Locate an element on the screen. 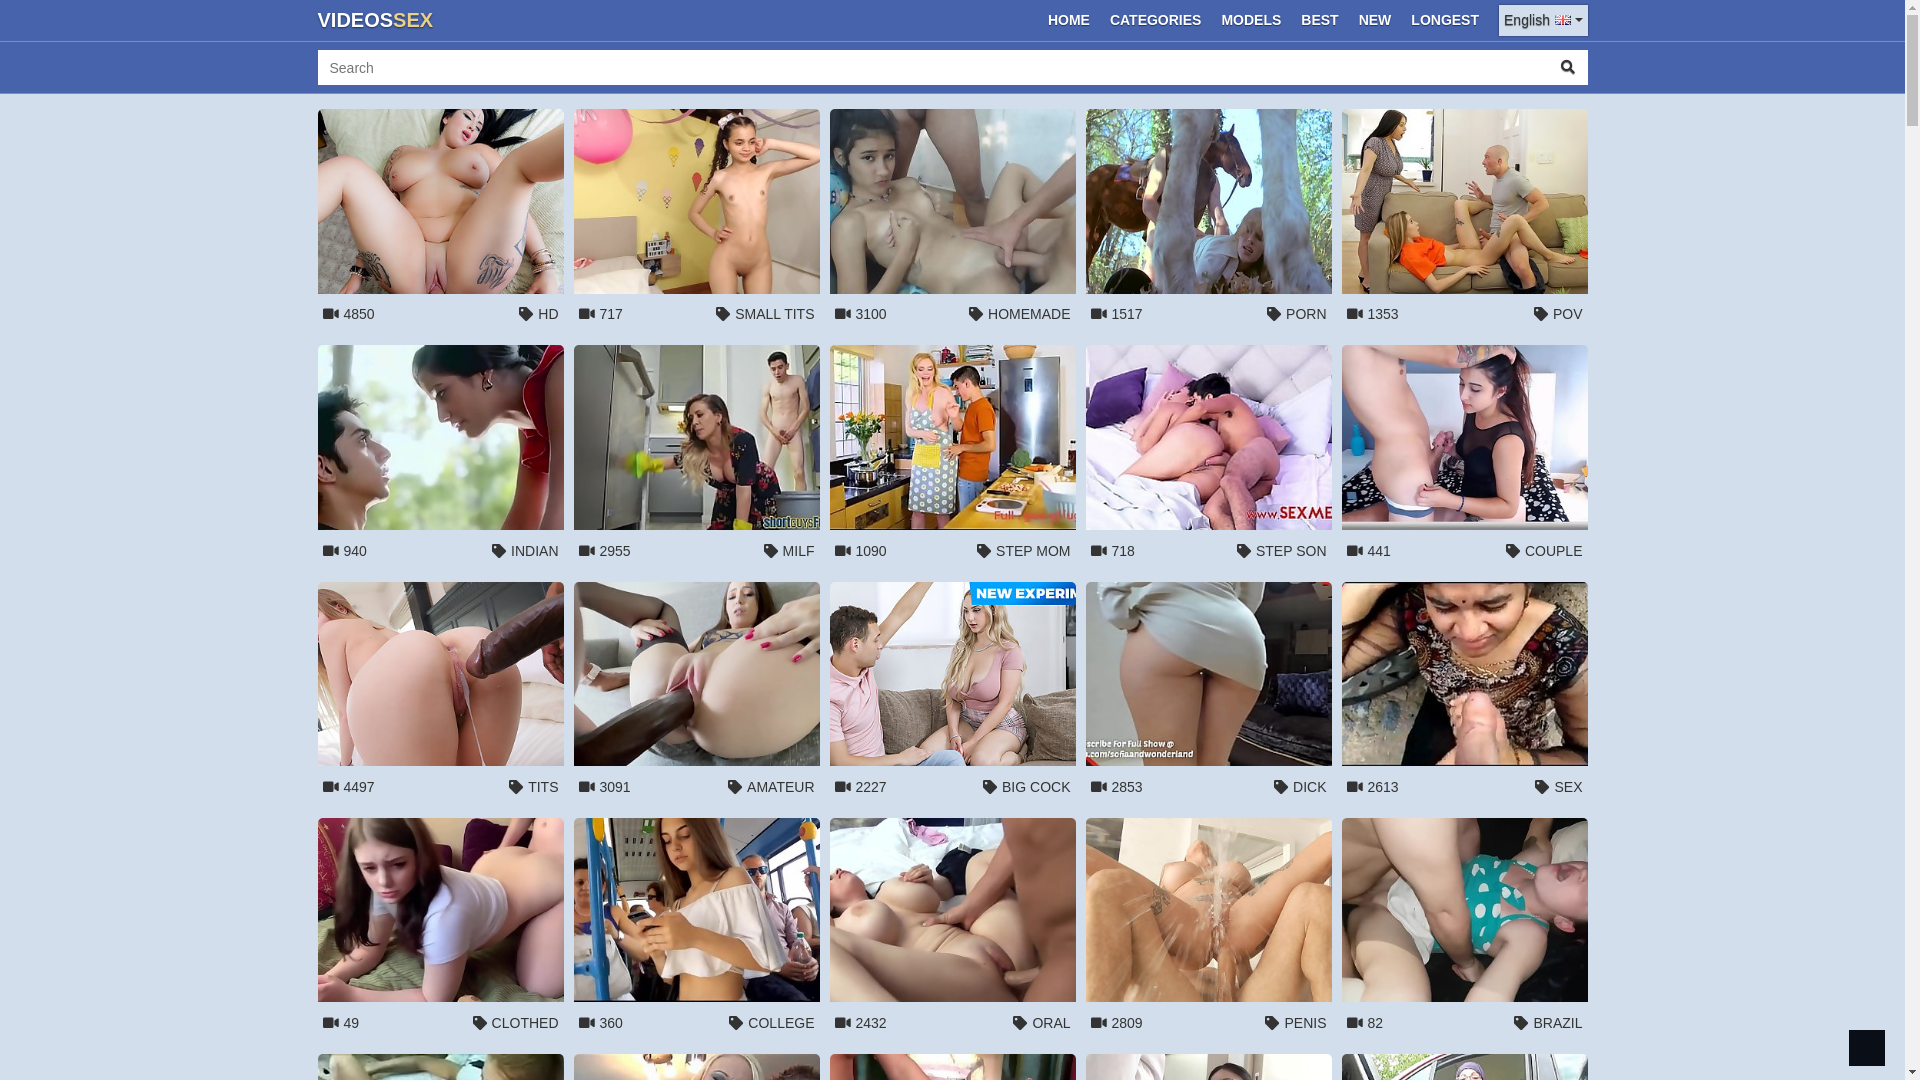 Image resolution: width=1920 pixels, height=1080 pixels. '4497 is located at coordinates (440, 693).